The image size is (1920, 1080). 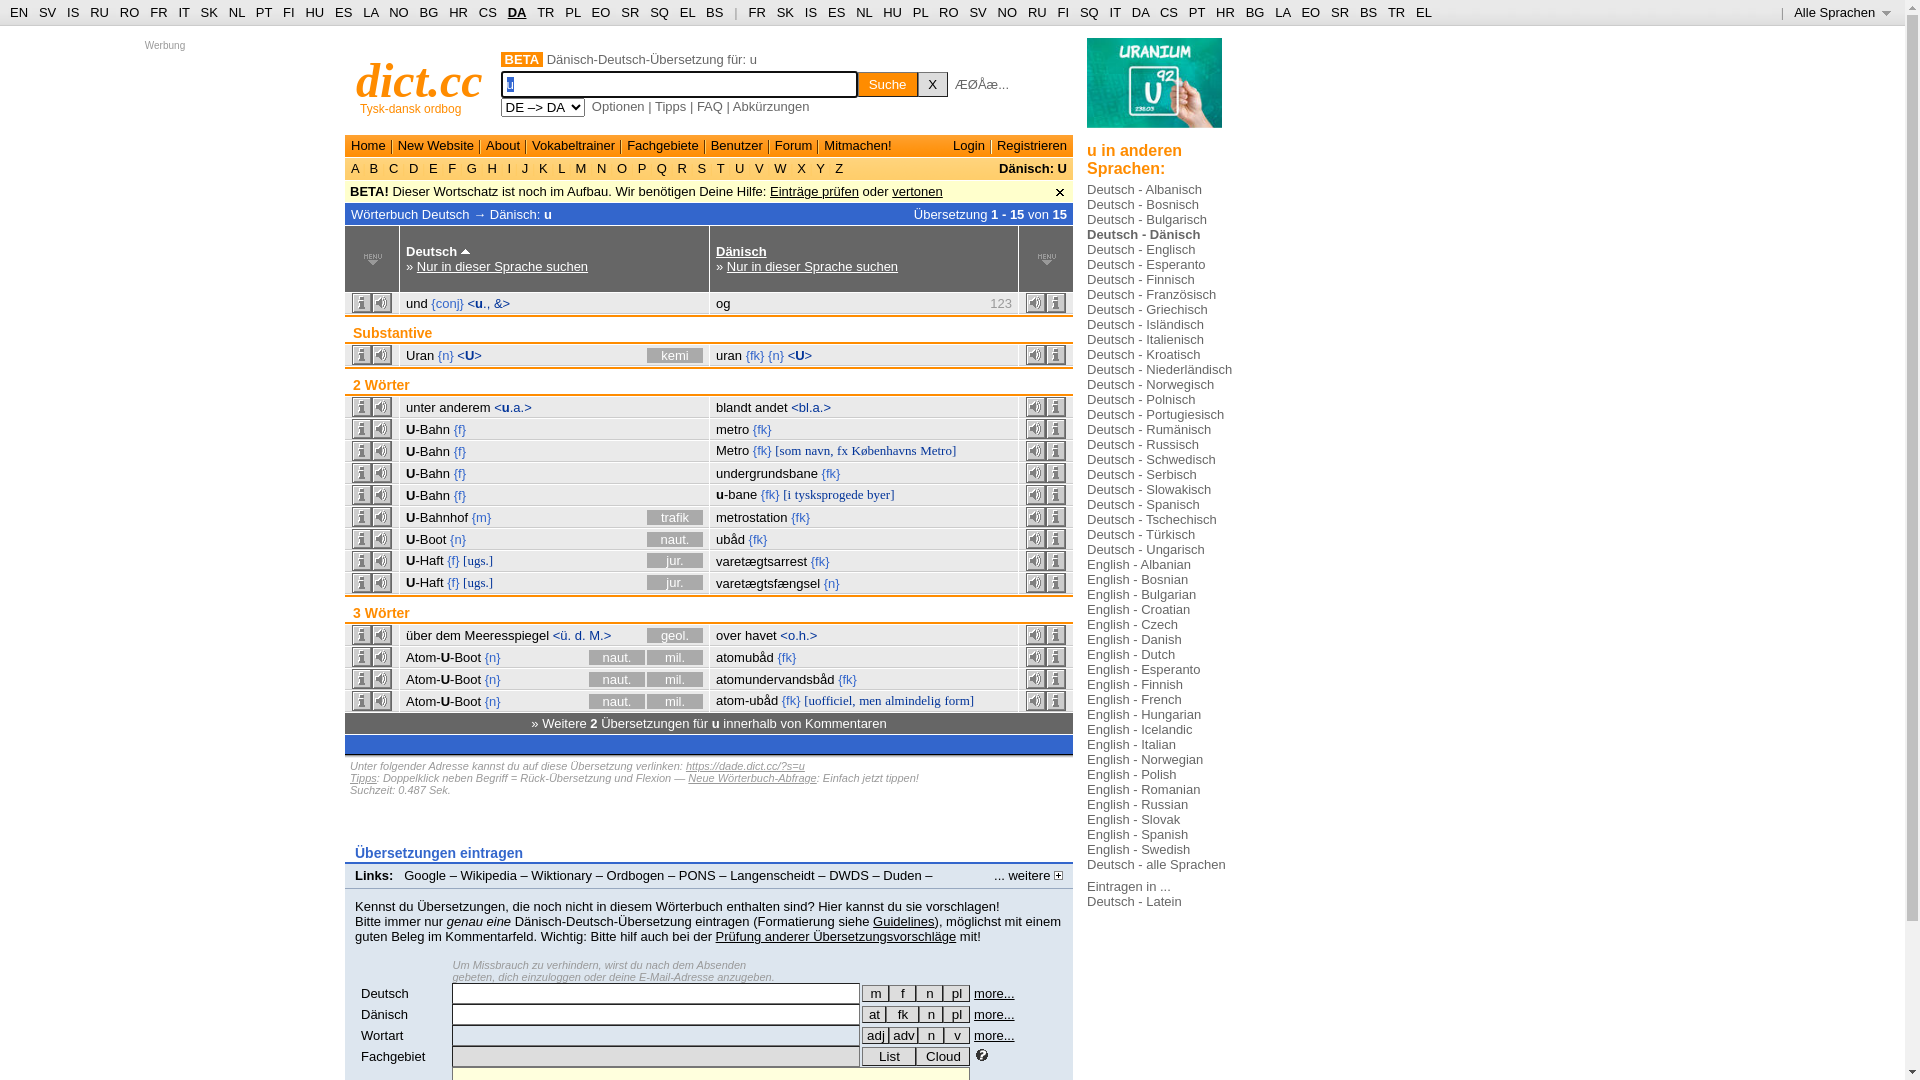 I want to click on '... weitere', so click(x=1028, y=874).